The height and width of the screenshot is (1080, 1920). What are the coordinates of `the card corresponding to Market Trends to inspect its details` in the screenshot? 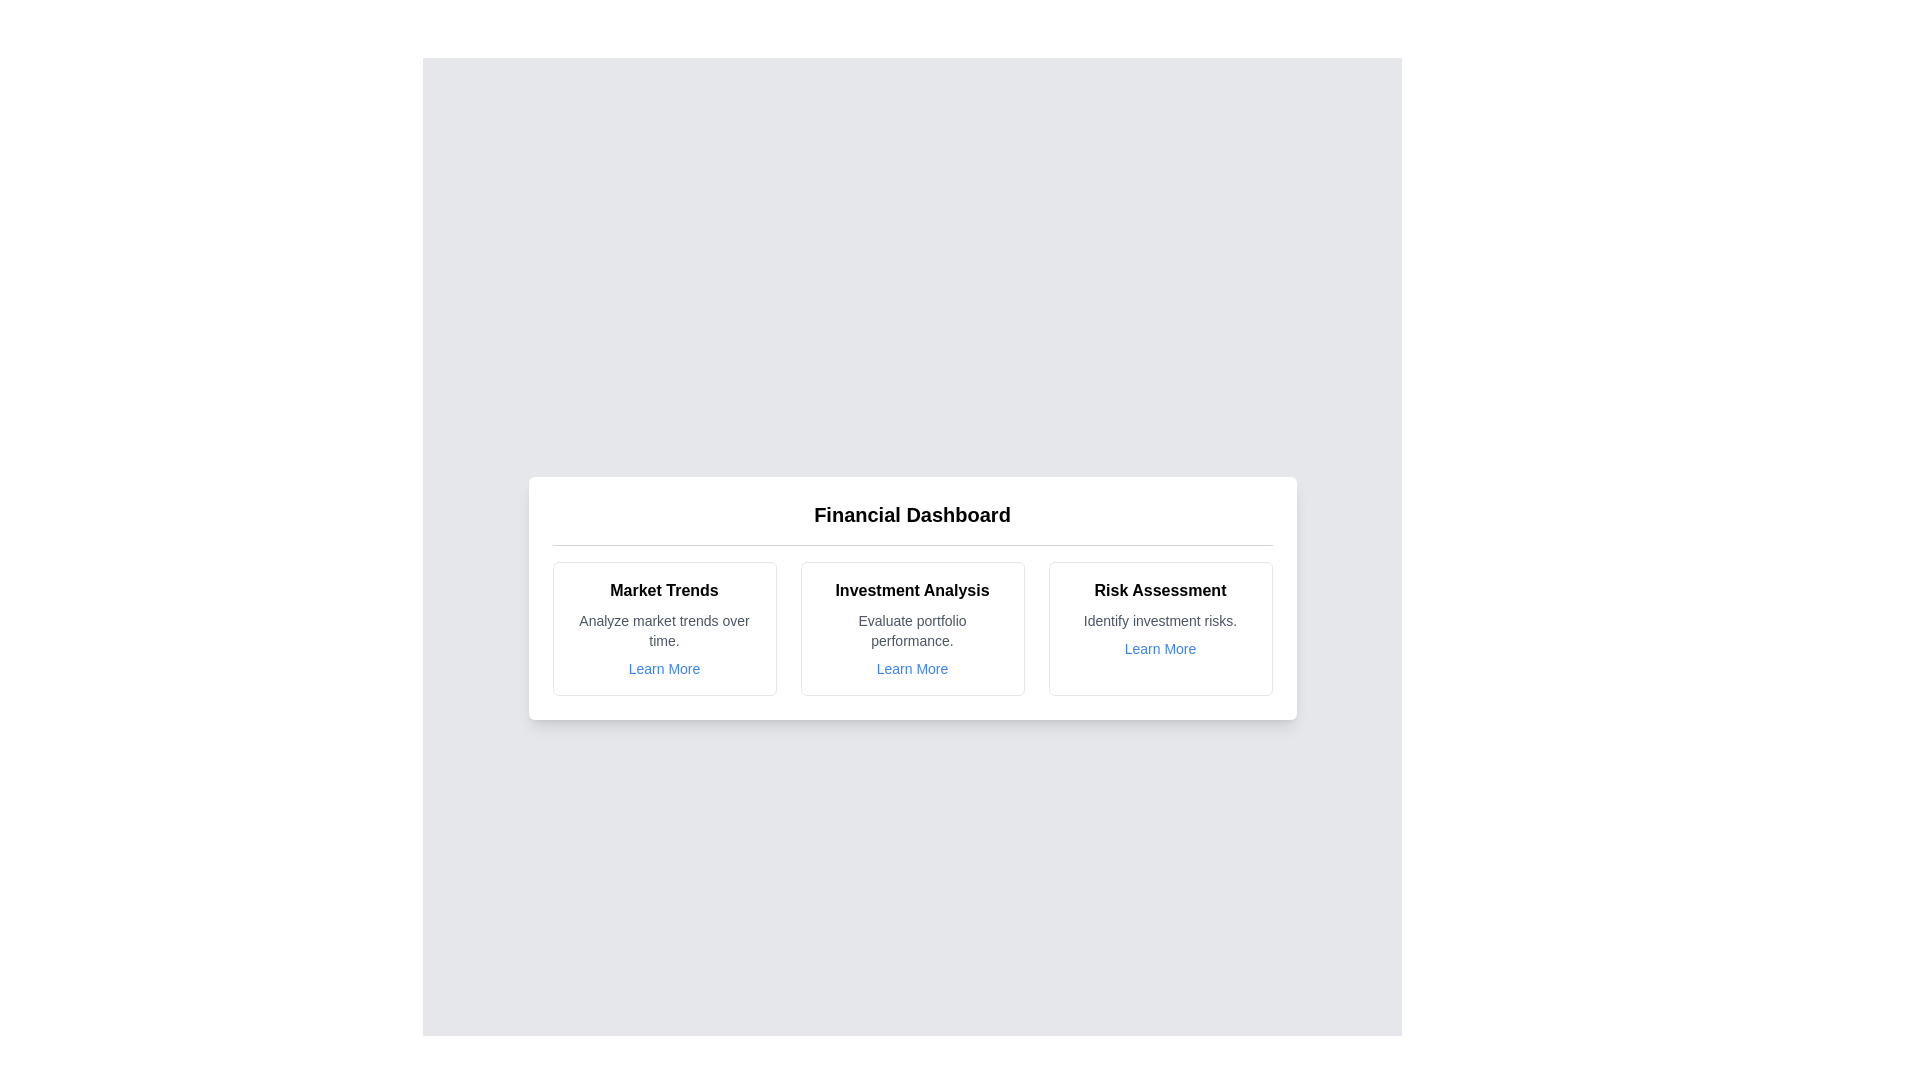 It's located at (664, 627).